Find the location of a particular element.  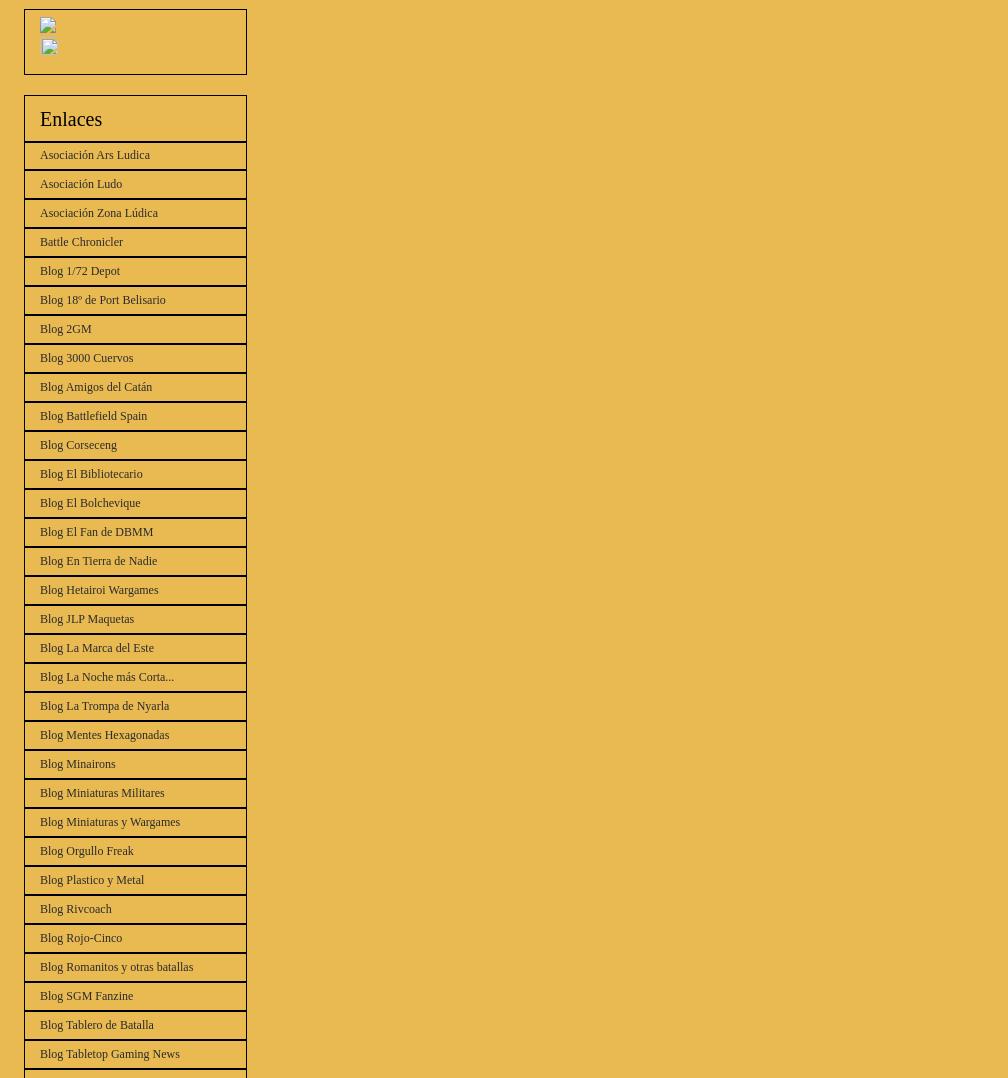

'Asociación Ludo' is located at coordinates (81, 183).